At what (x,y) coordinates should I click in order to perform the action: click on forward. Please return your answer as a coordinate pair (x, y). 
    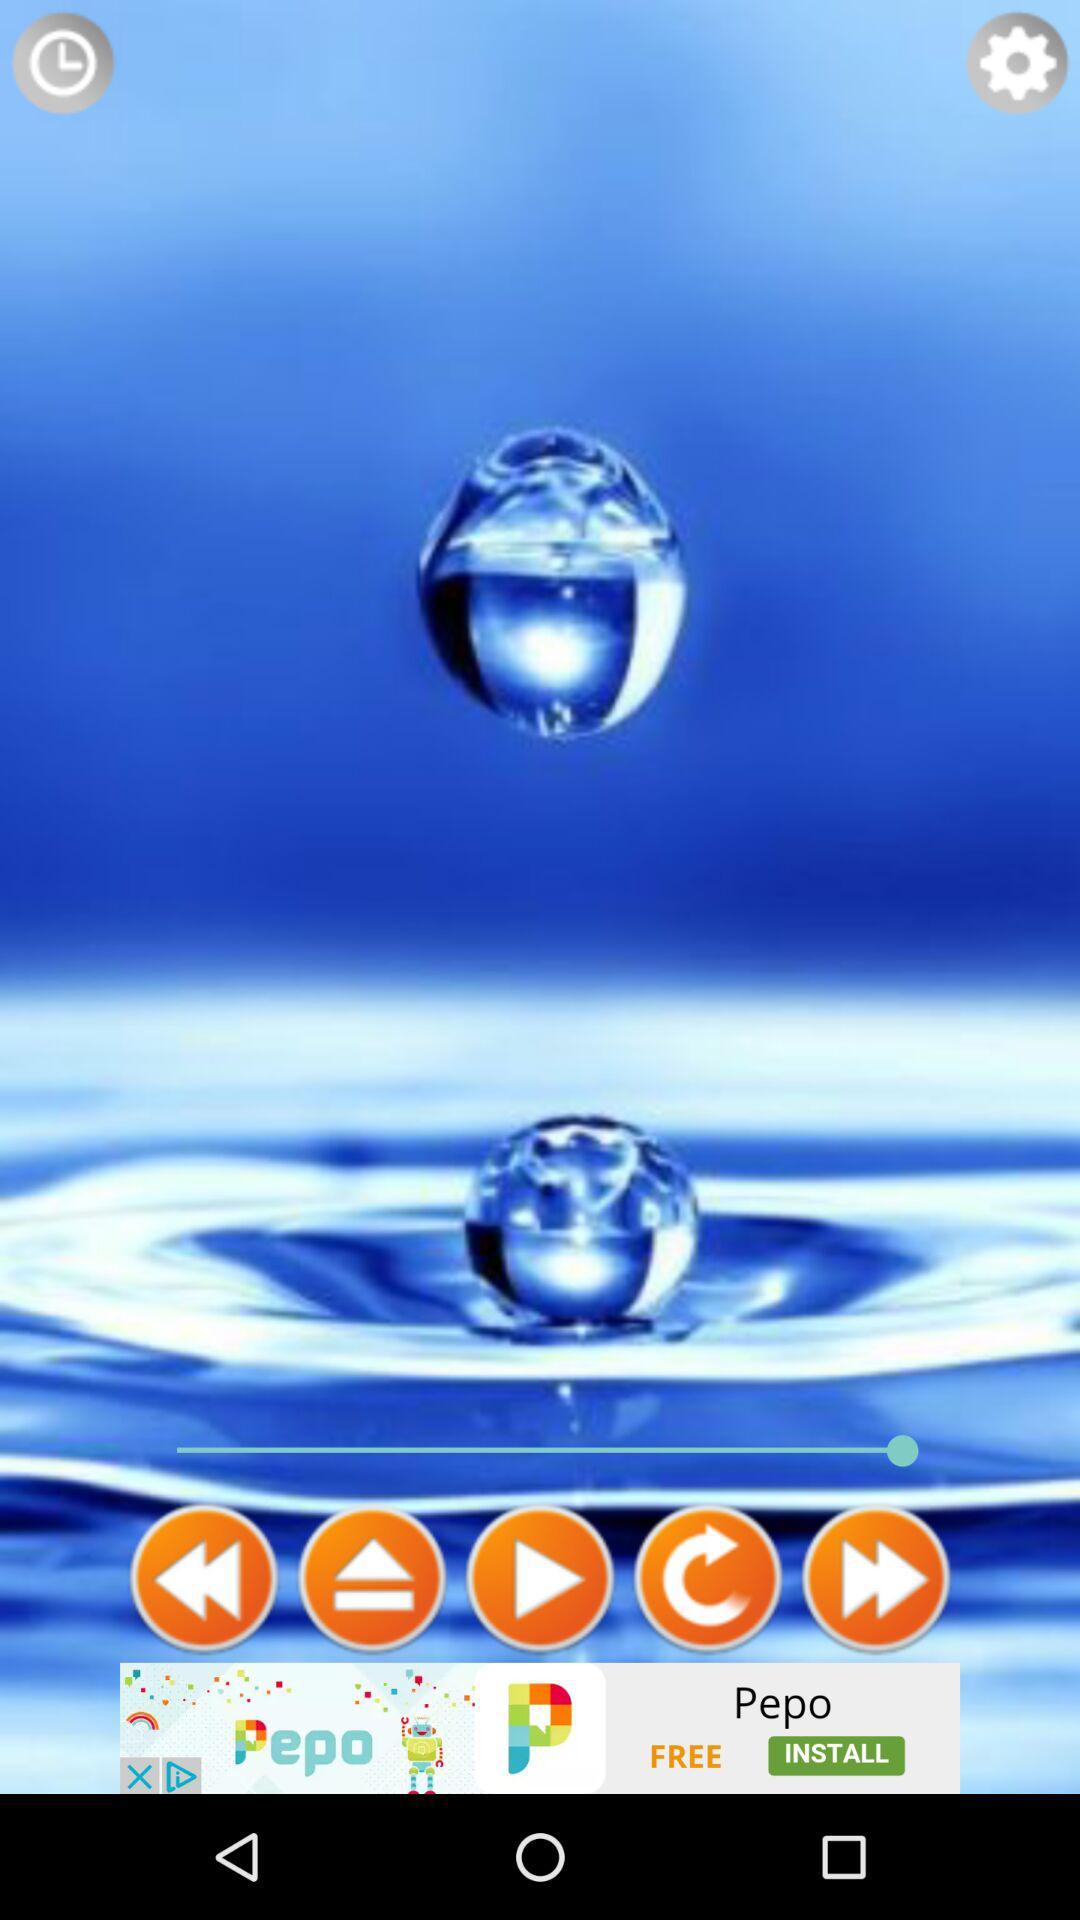
    Looking at the image, I should click on (874, 1577).